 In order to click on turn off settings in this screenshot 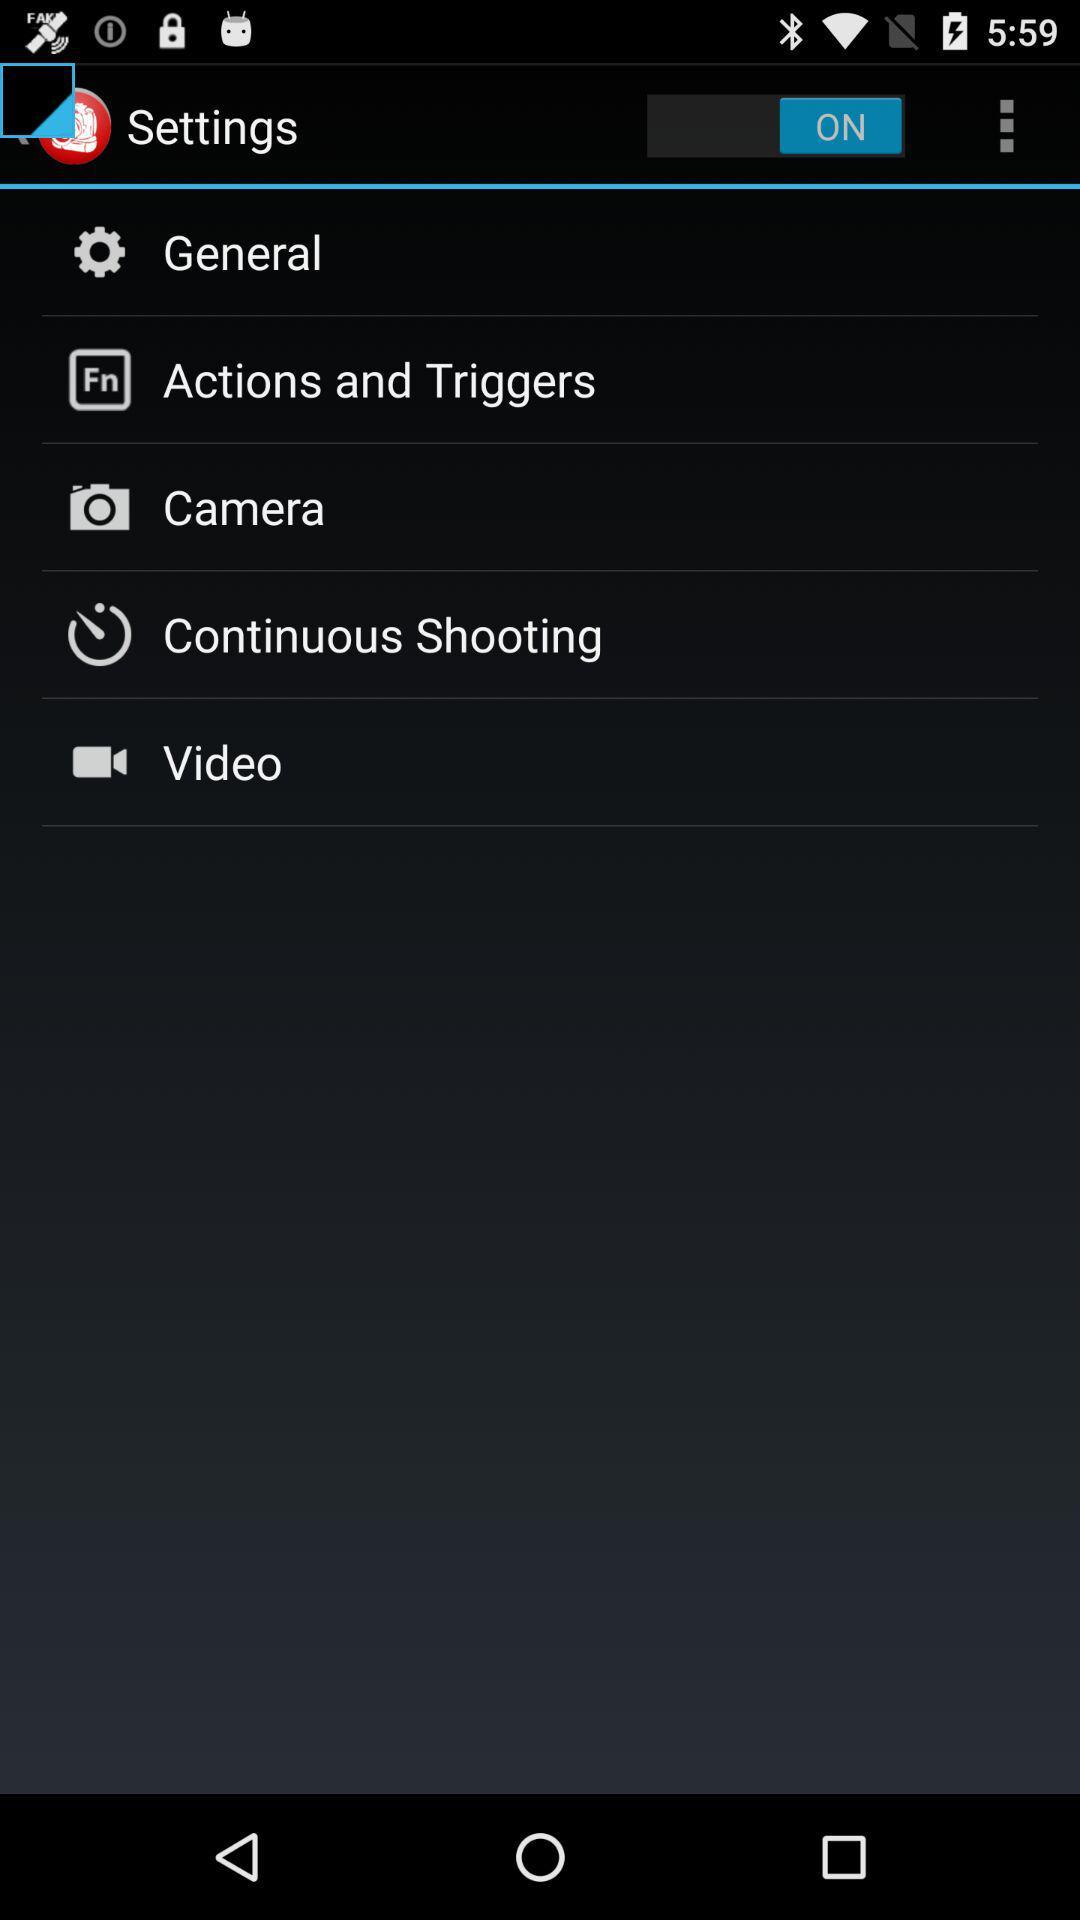, I will do `click(775, 124)`.